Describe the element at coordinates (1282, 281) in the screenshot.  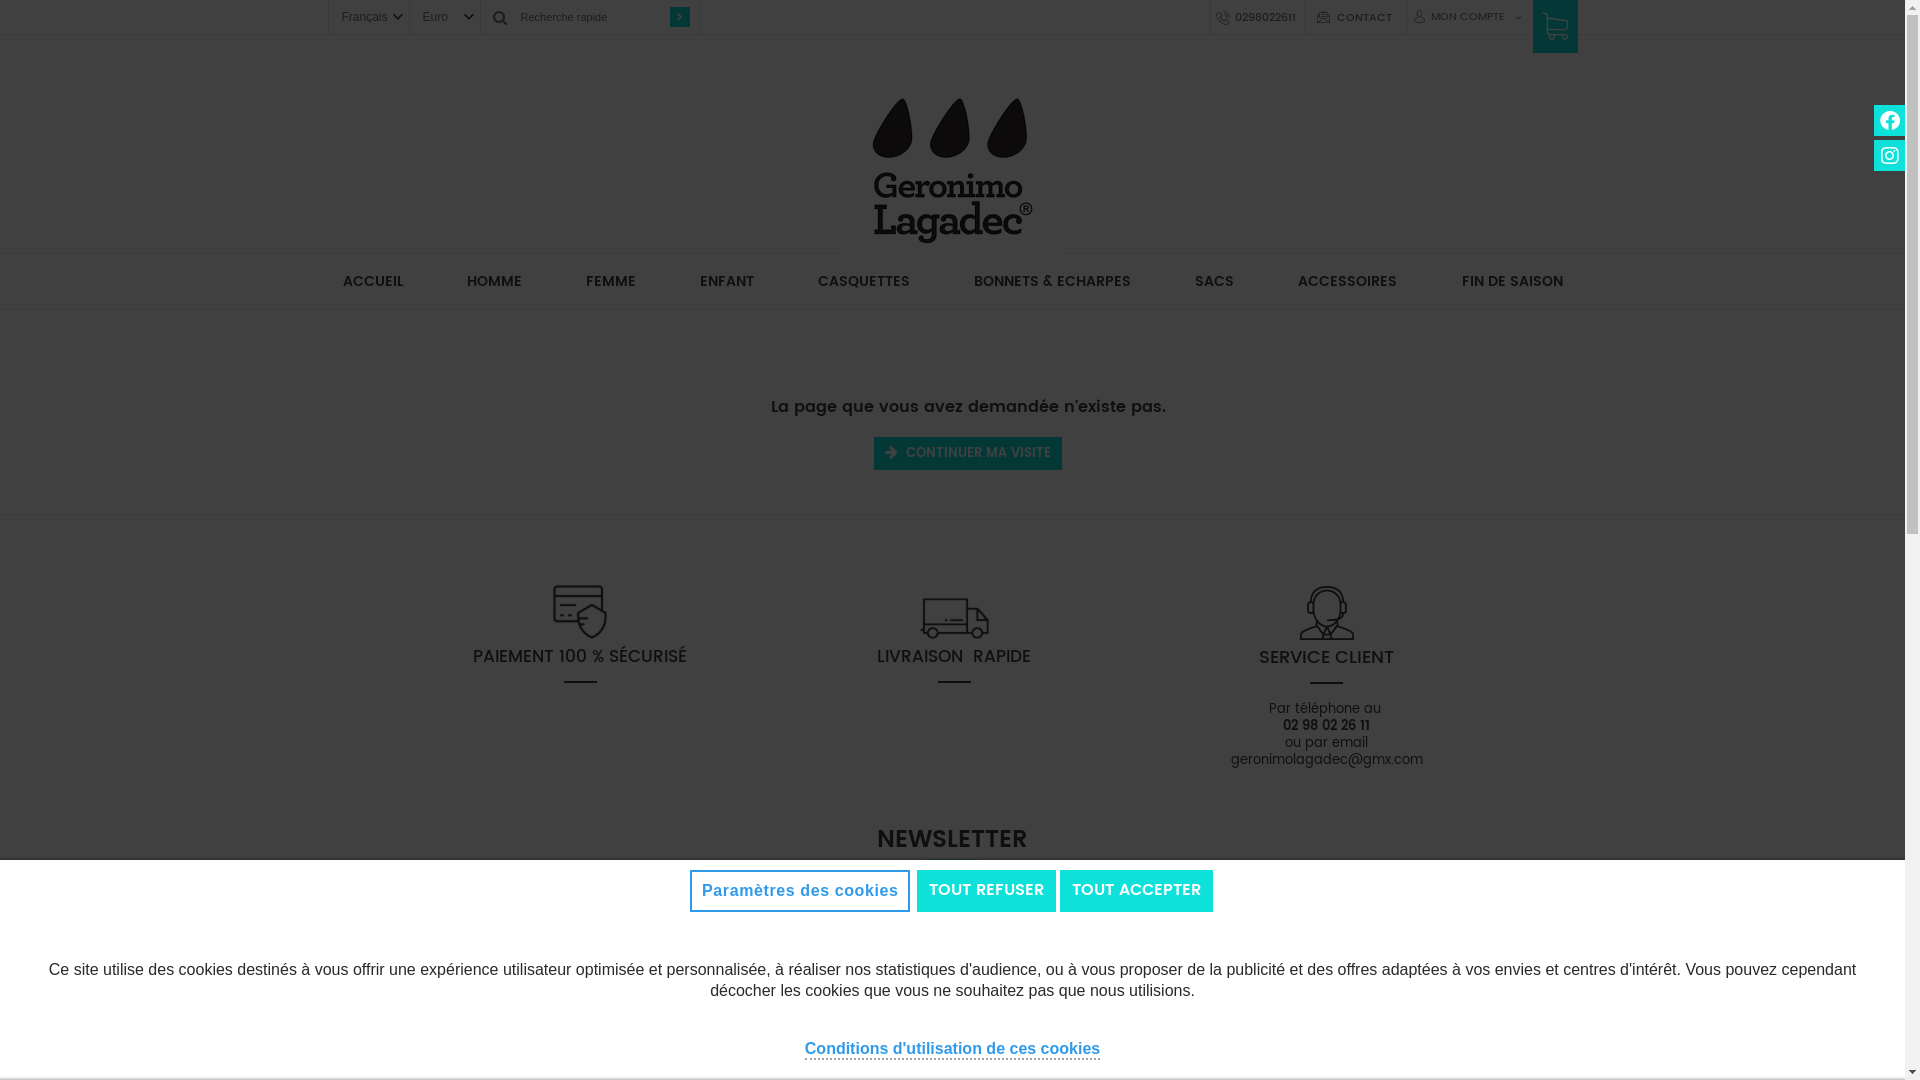
I see `'ACCESSOIRES'` at that location.